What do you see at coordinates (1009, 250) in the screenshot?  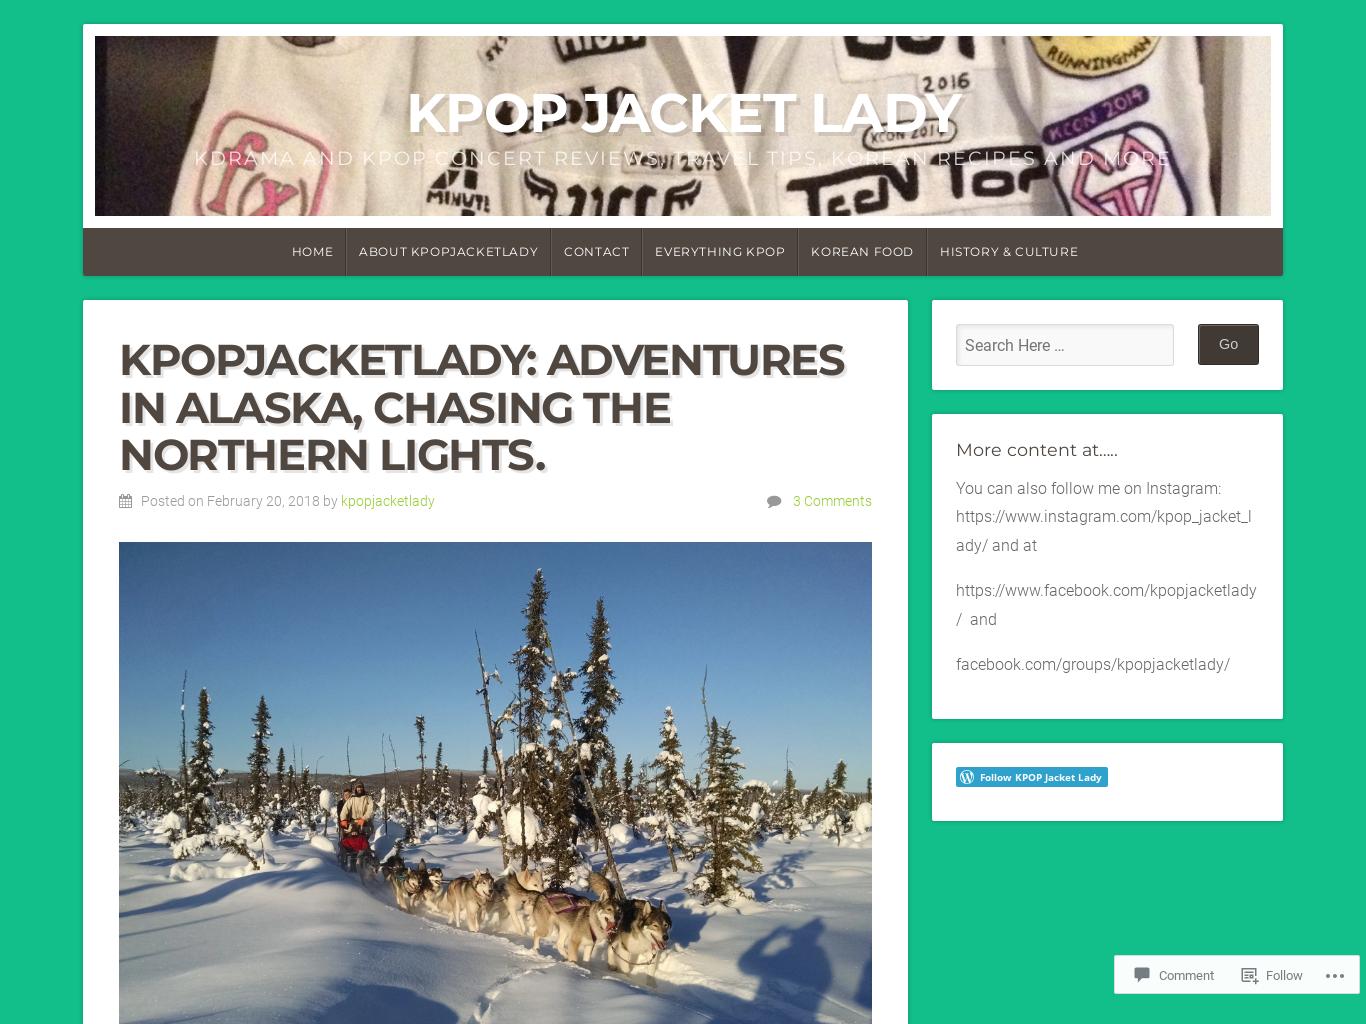 I see `'History & Culture'` at bounding box center [1009, 250].